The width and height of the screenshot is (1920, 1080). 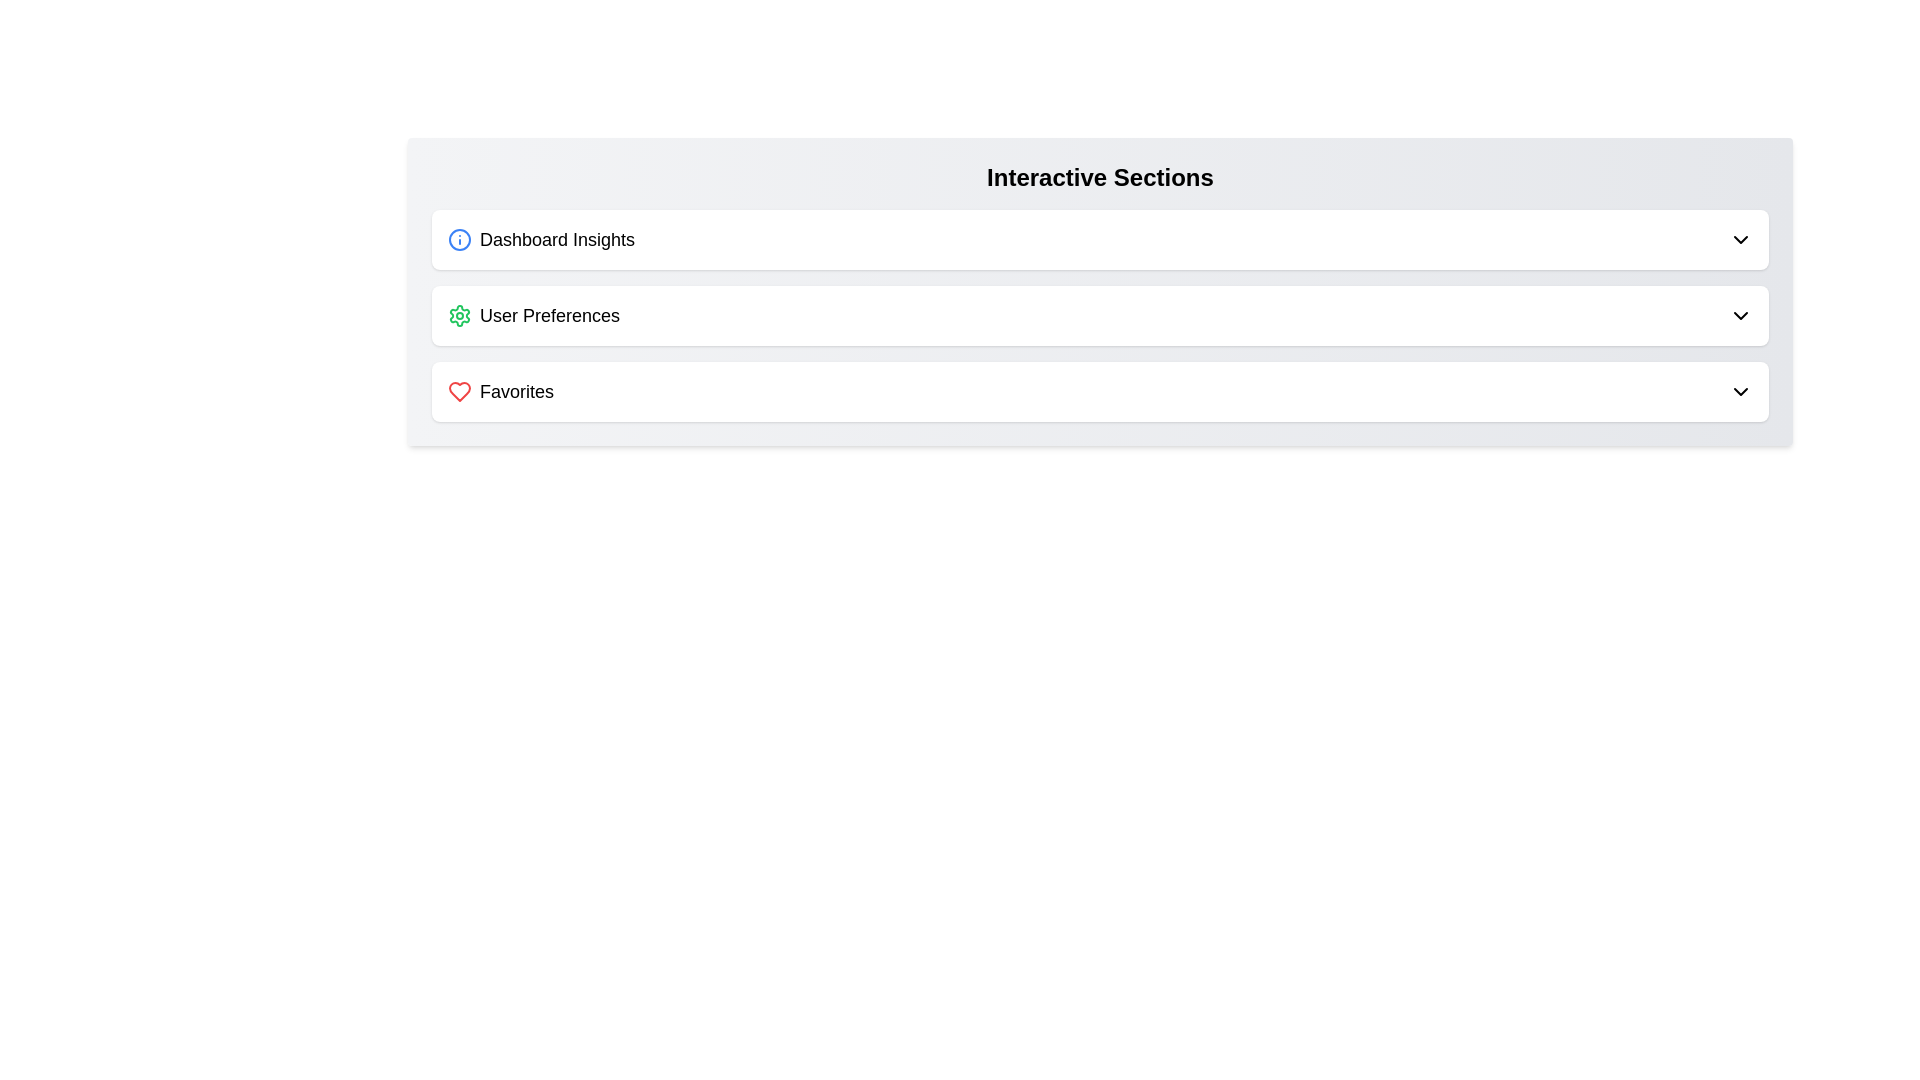 I want to click on the Dropdown Toggle Icon located at the rightmost position of the header row in 'Dashboard Insights', so click(x=1740, y=238).